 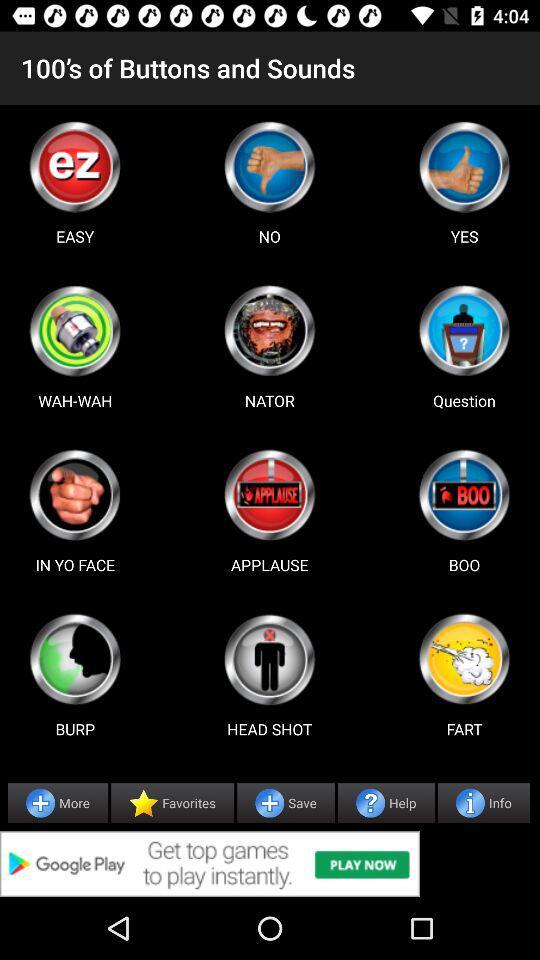 I want to click on image button, so click(x=464, y=658).